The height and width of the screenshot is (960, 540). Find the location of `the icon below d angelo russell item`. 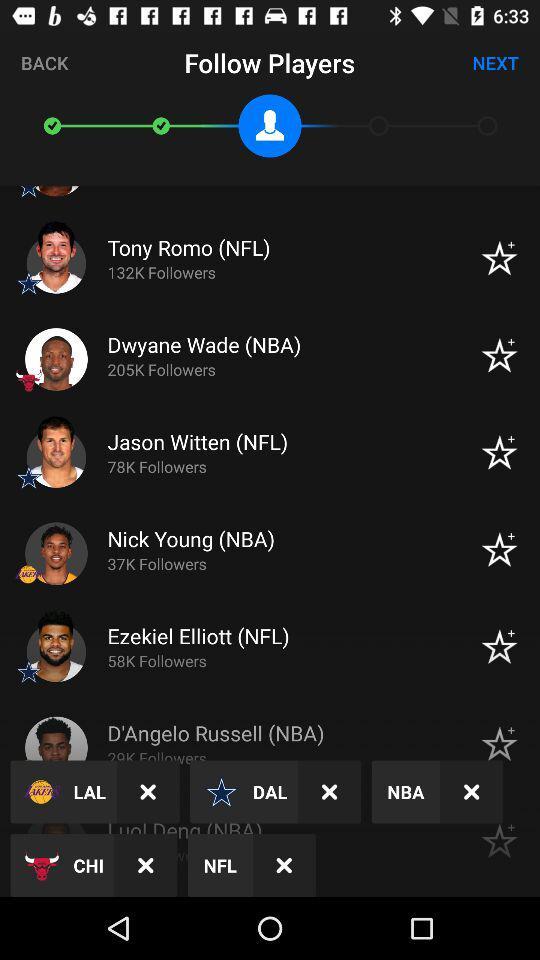

the icon below d angelo russell item is located at coordinates (329, 792).